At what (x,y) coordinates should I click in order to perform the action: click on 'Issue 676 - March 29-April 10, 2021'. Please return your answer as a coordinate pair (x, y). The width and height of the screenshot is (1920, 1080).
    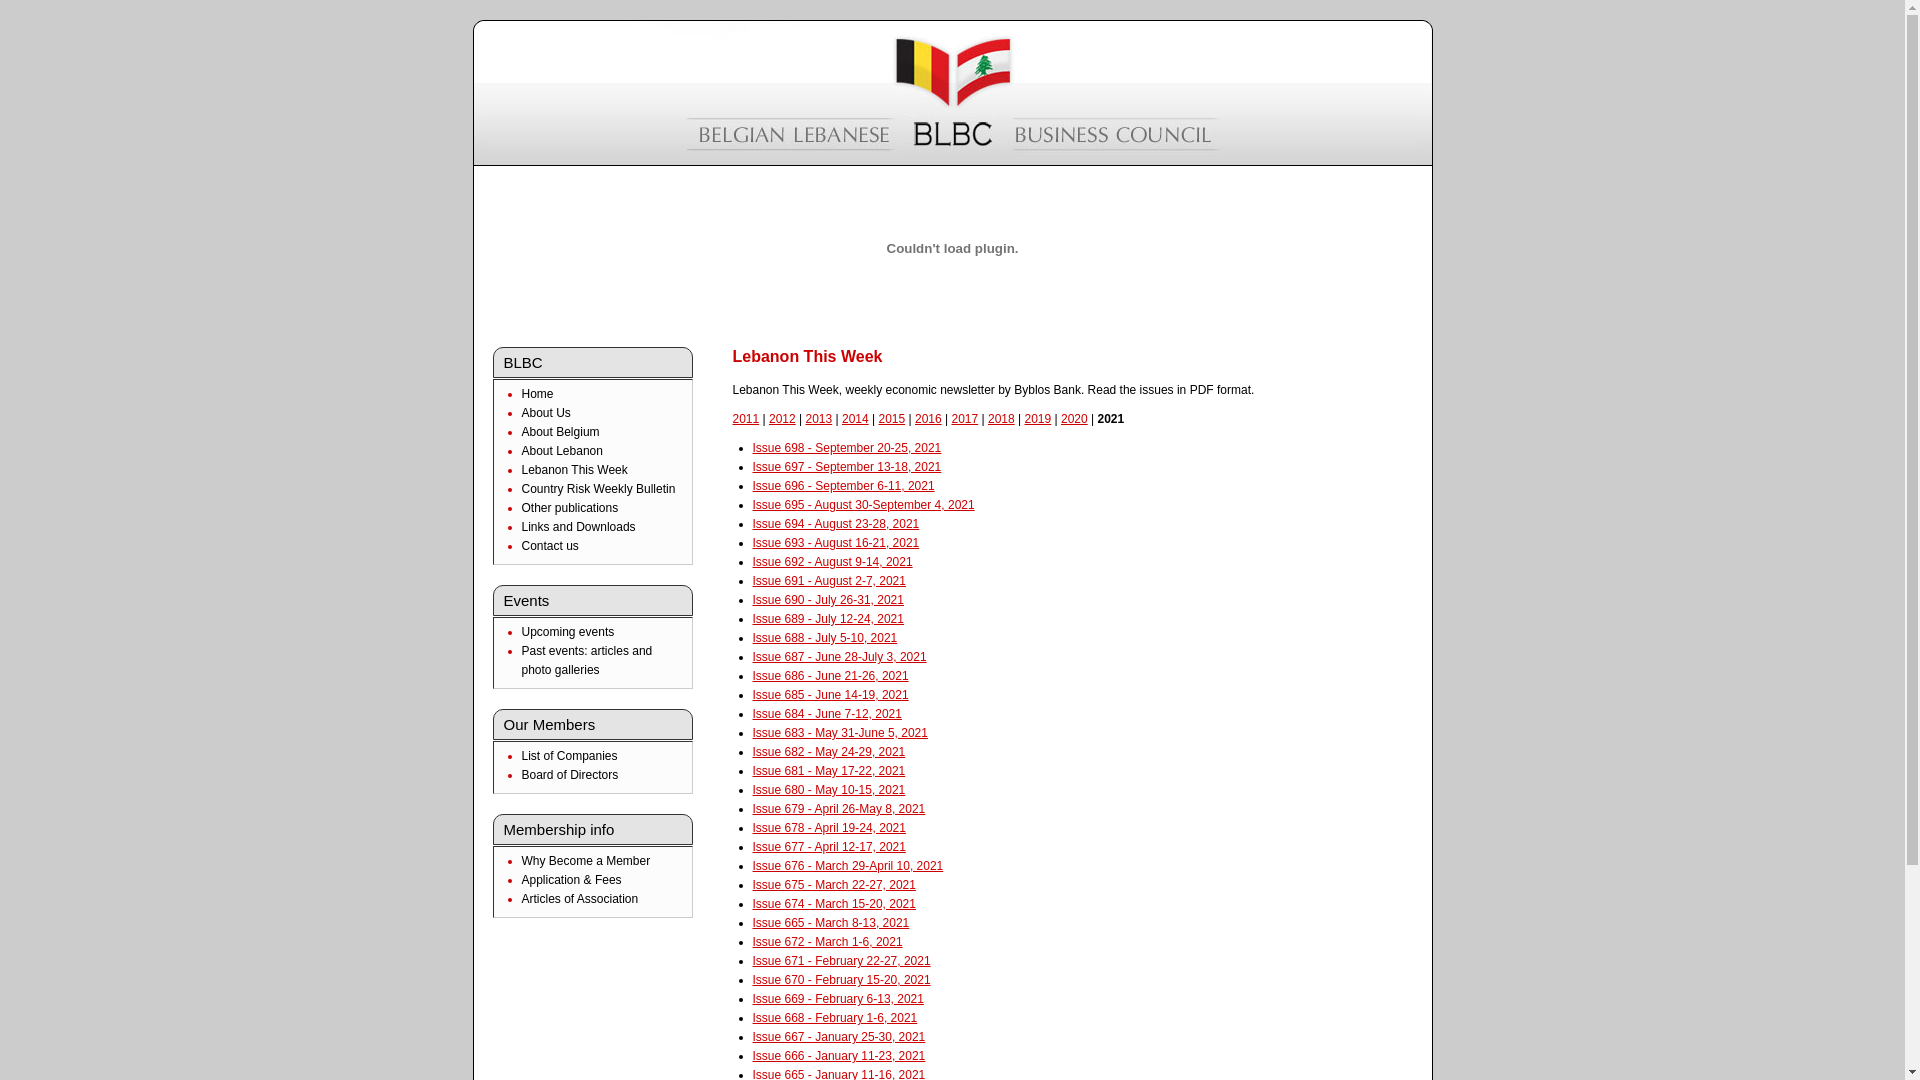
    Looking at the image, I should click on (751, 865).